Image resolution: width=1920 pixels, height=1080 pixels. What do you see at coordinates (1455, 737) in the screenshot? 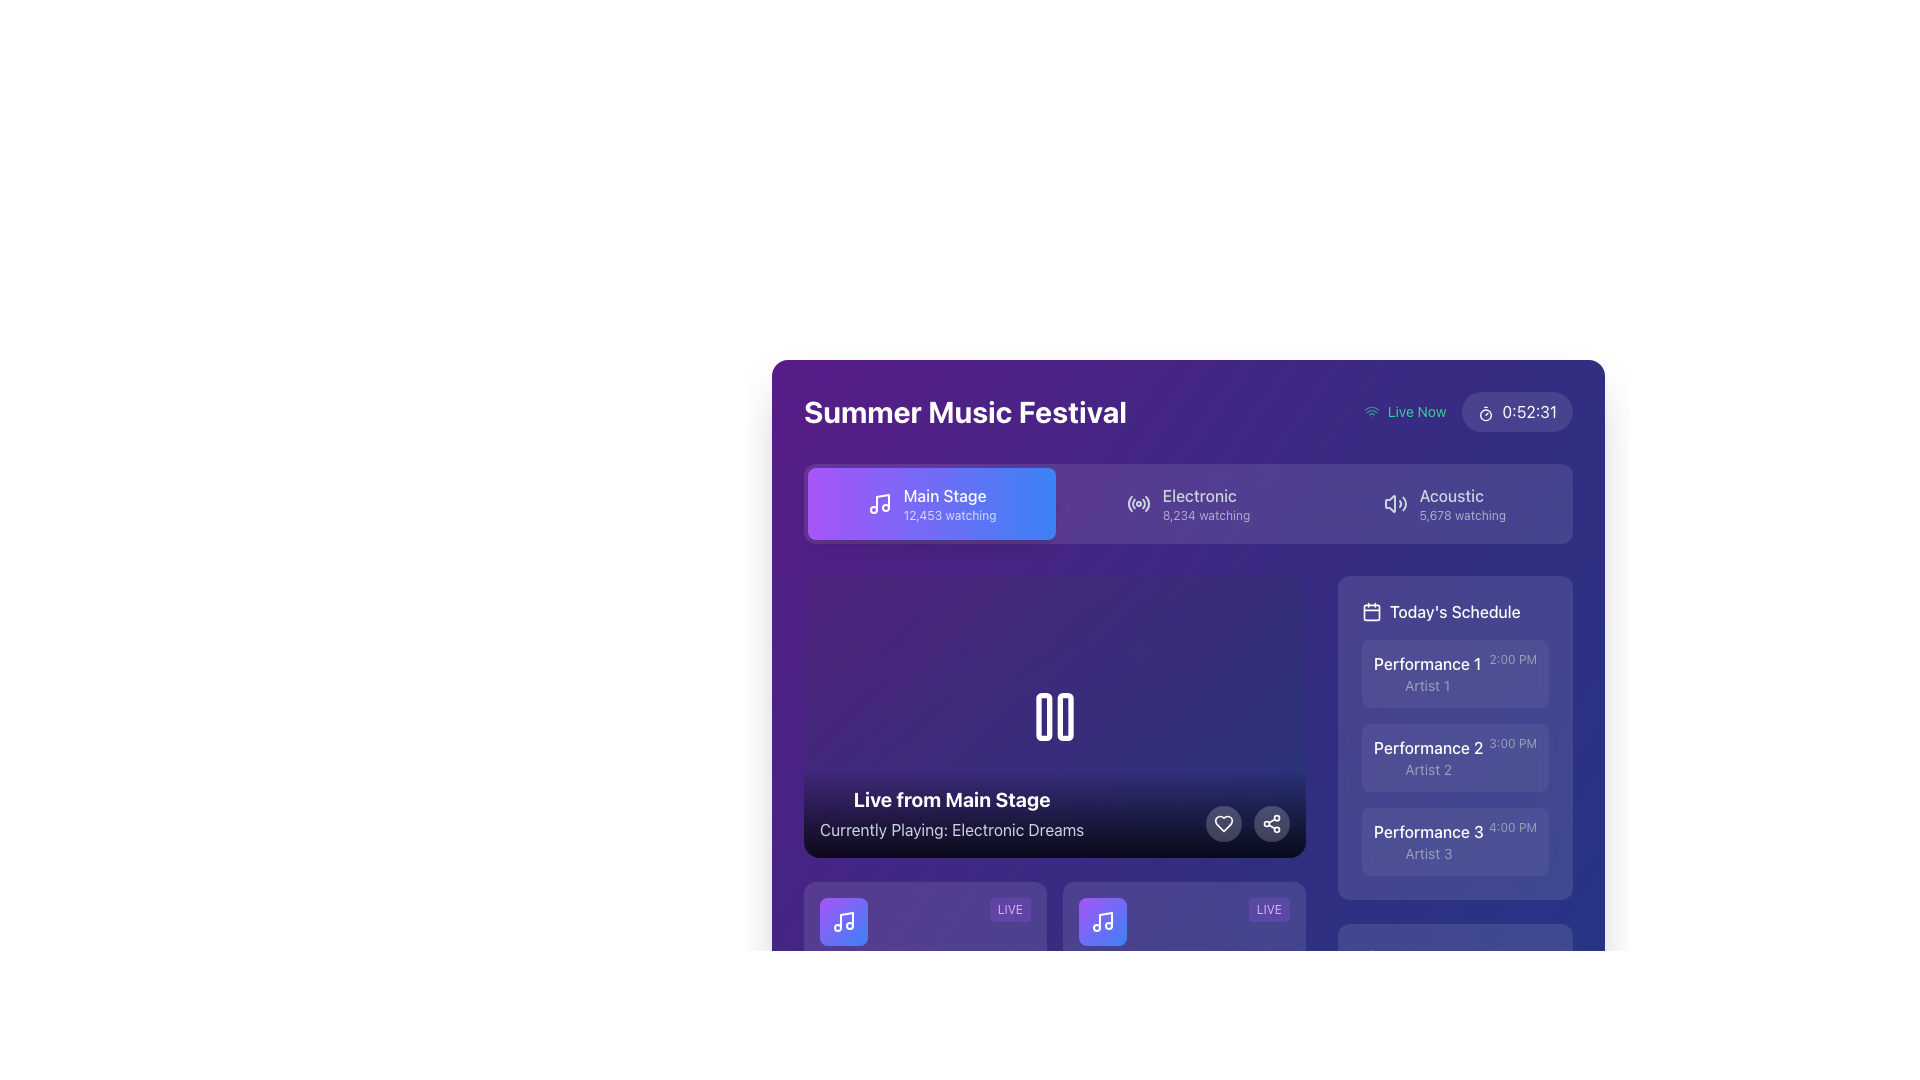
I see `the non-interactive informational card titled 'Today's Schedule', which contains performance details, located in the right column of the interface` at bounding box center [1455, 737].